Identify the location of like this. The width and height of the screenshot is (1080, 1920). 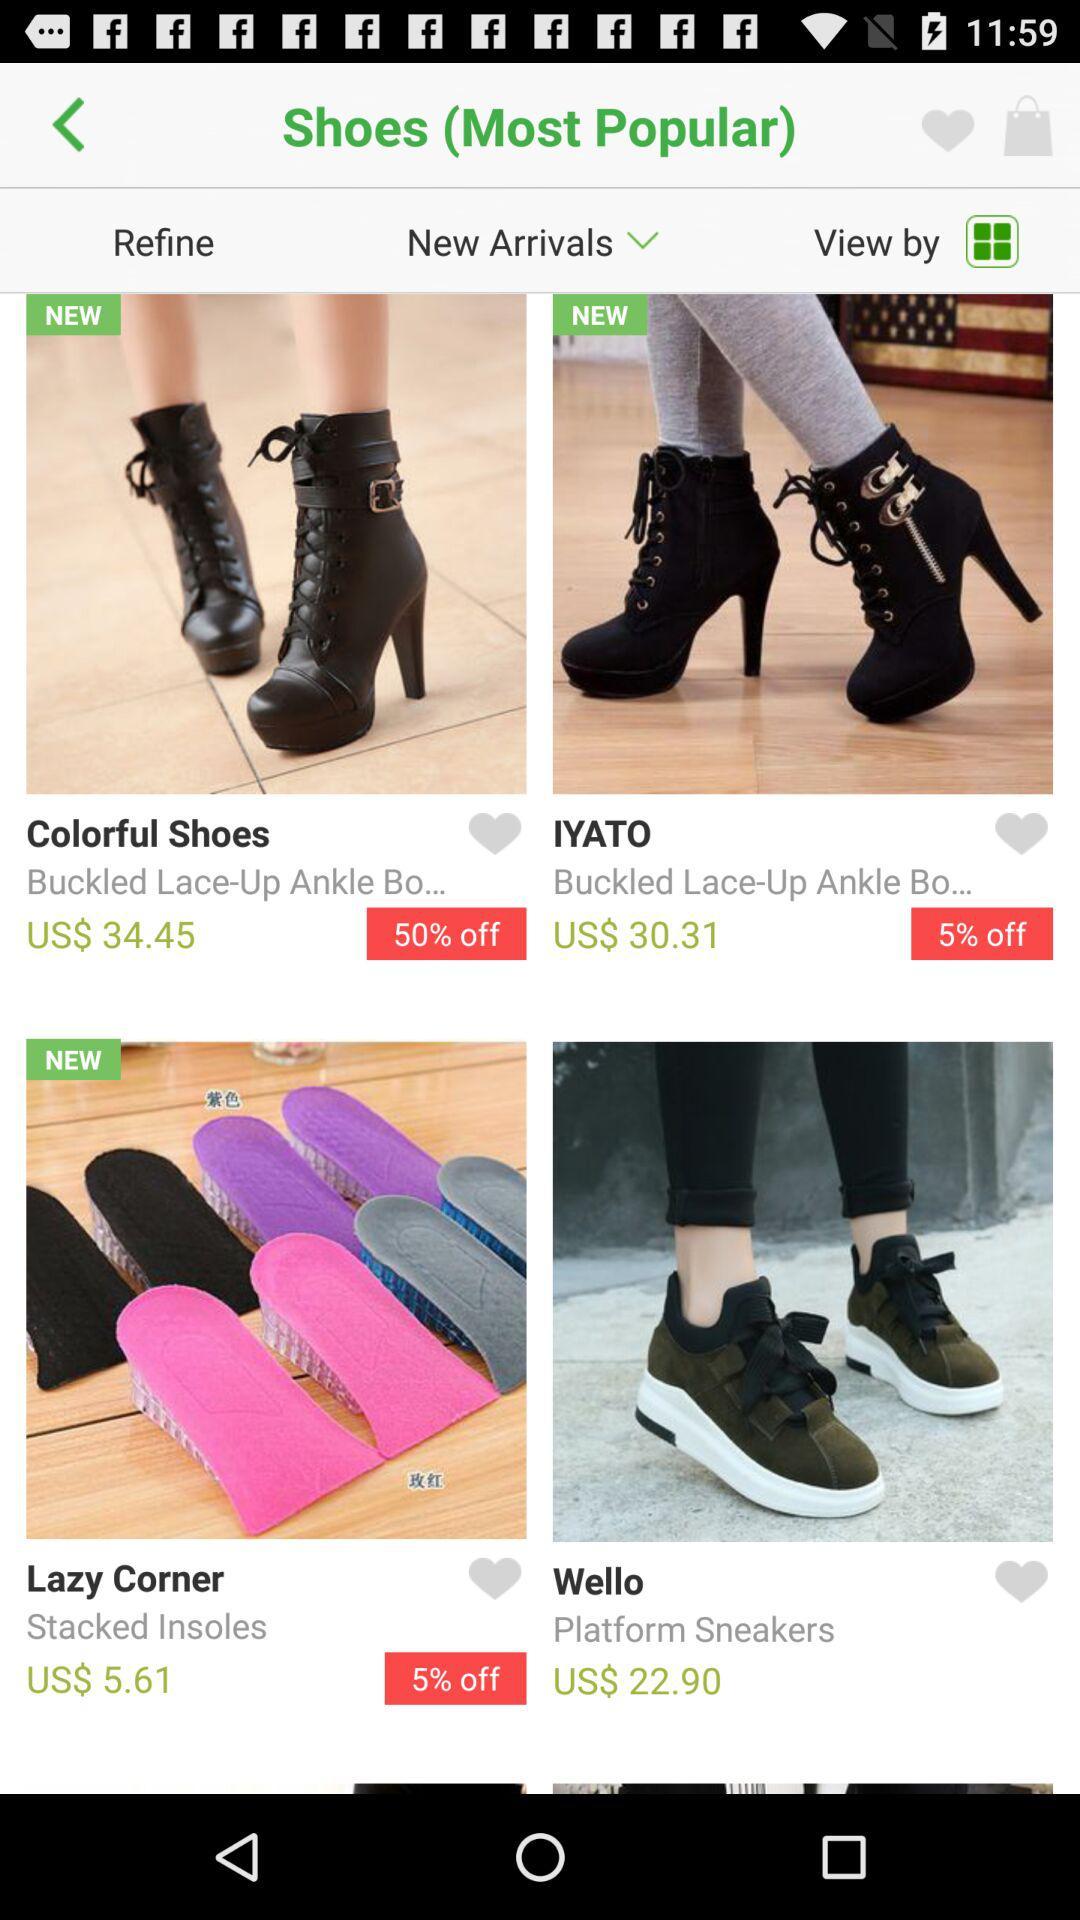
(1017, 1605).